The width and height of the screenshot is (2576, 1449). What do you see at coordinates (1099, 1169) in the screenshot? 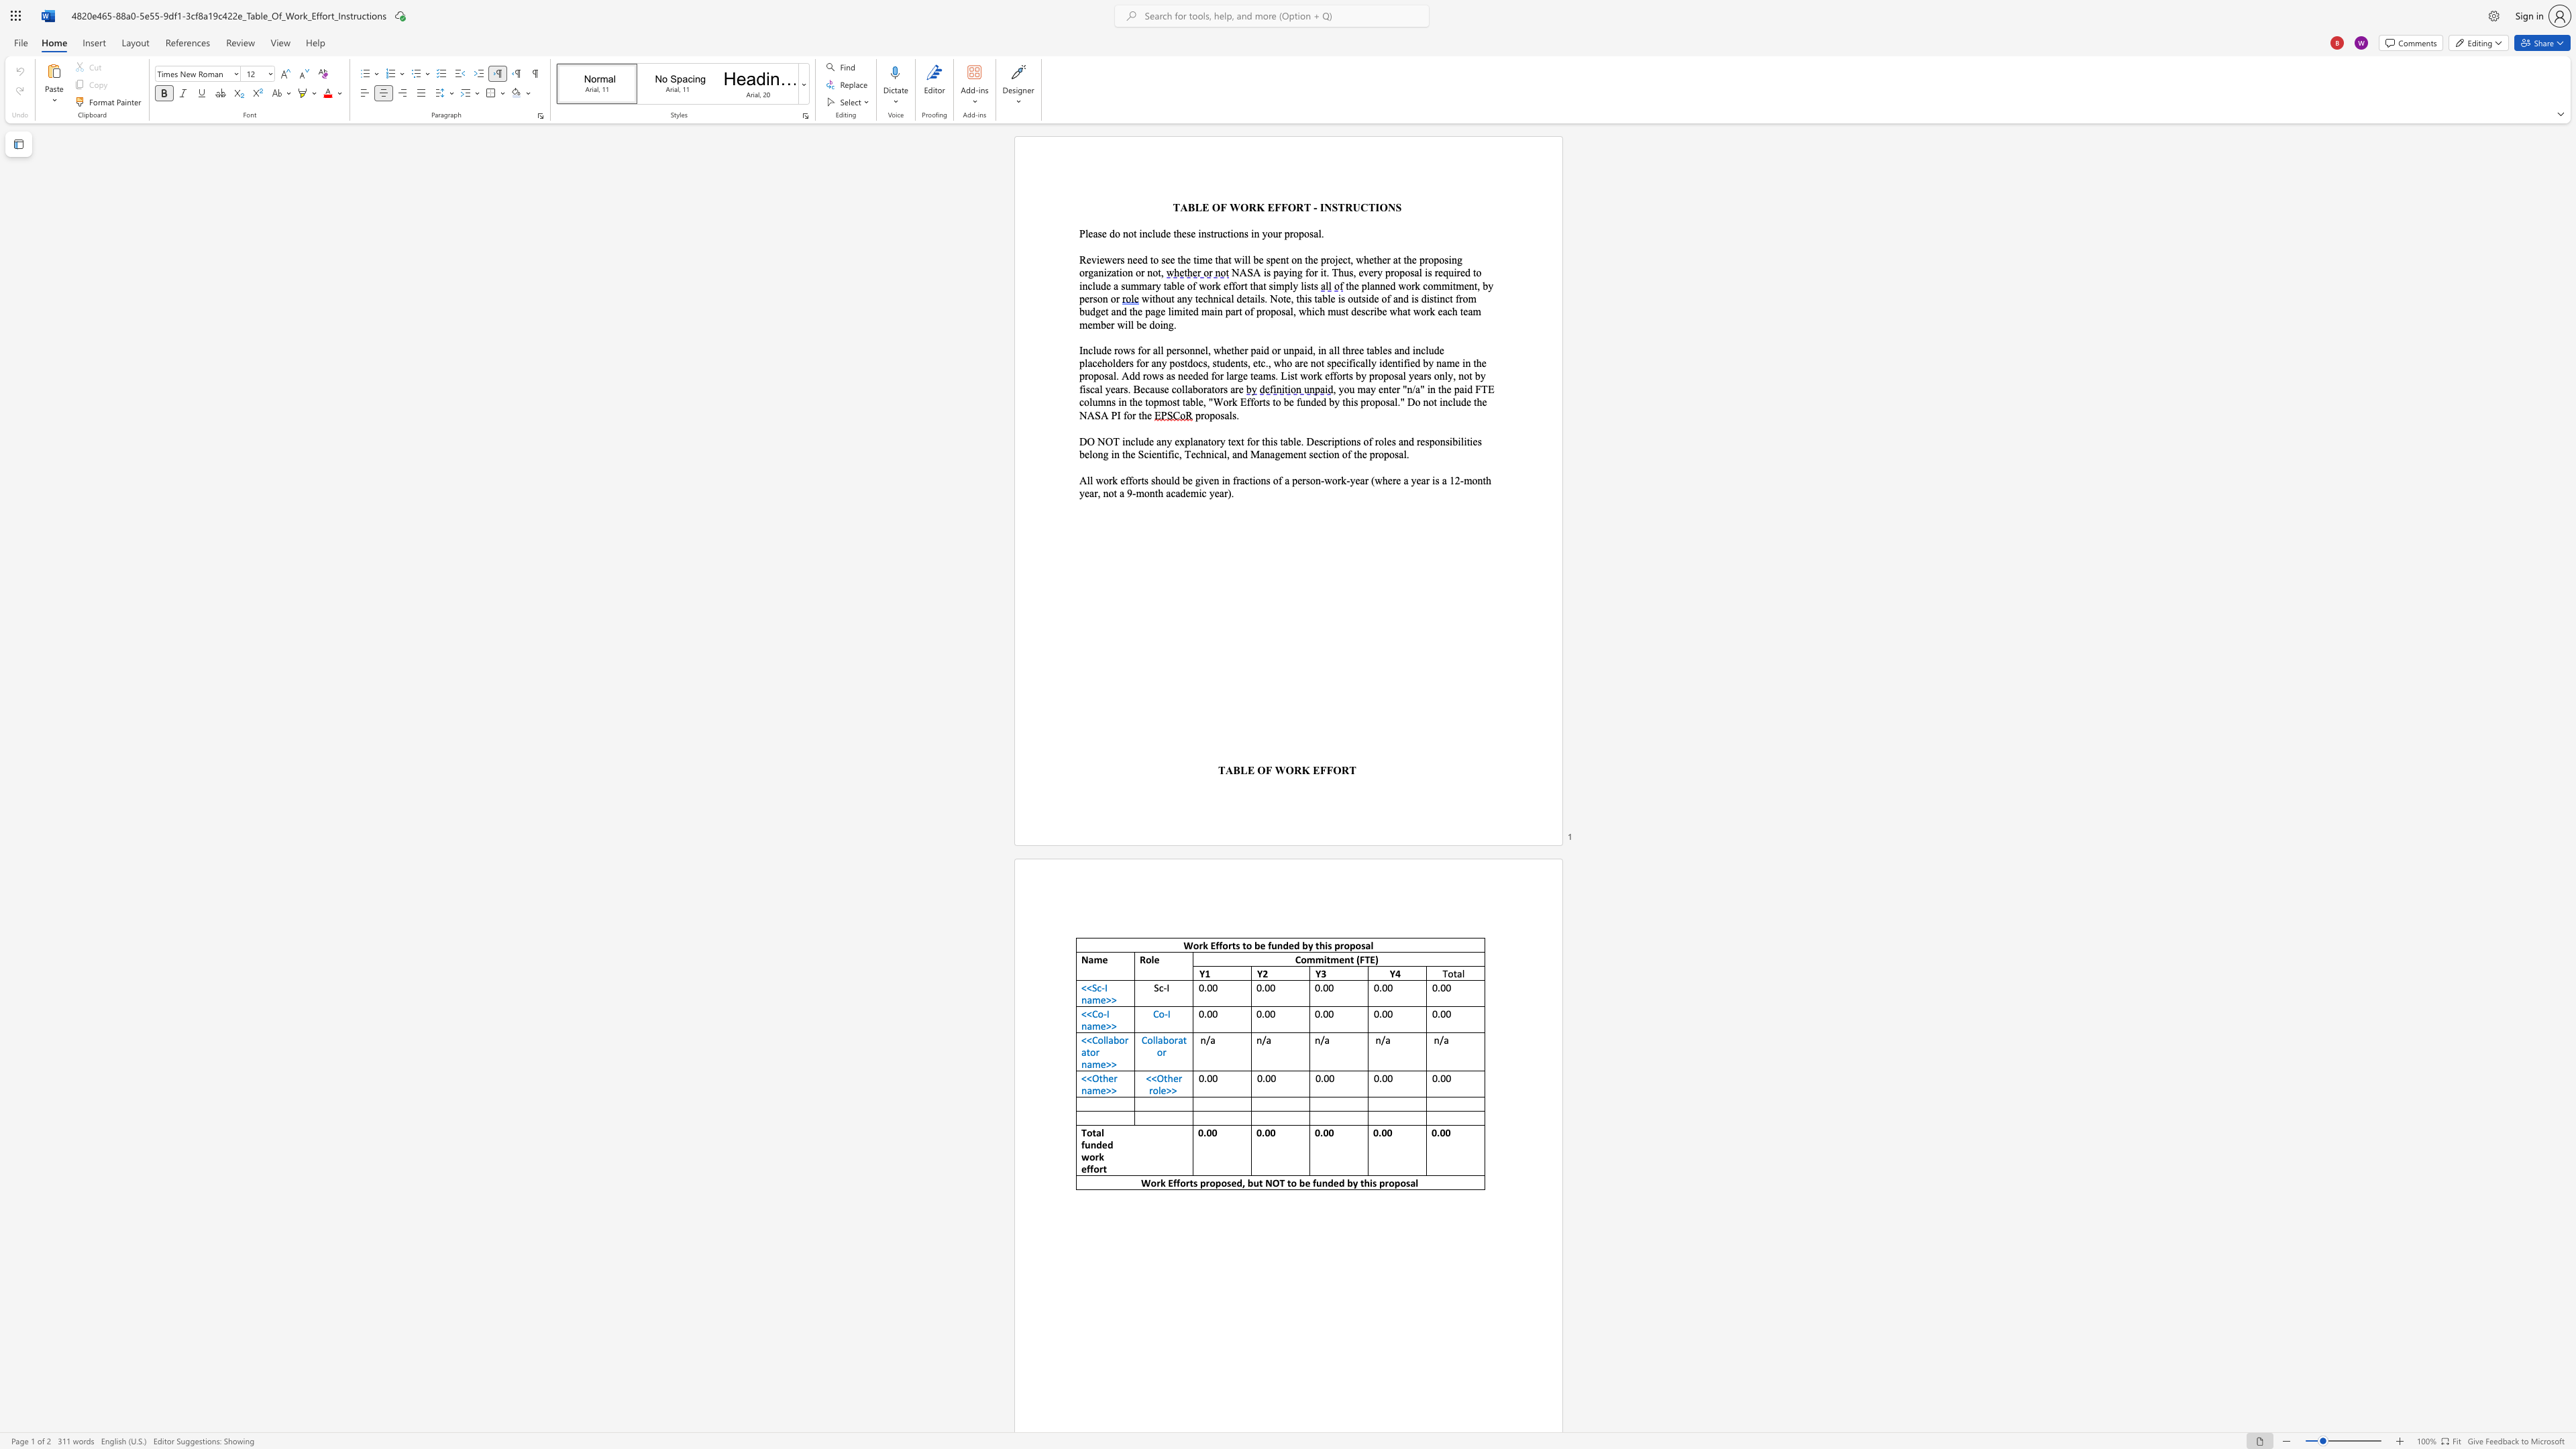
I see `the subset text "rt" within the text "Total funded work effort"` at bounding box center [1099, 1169].